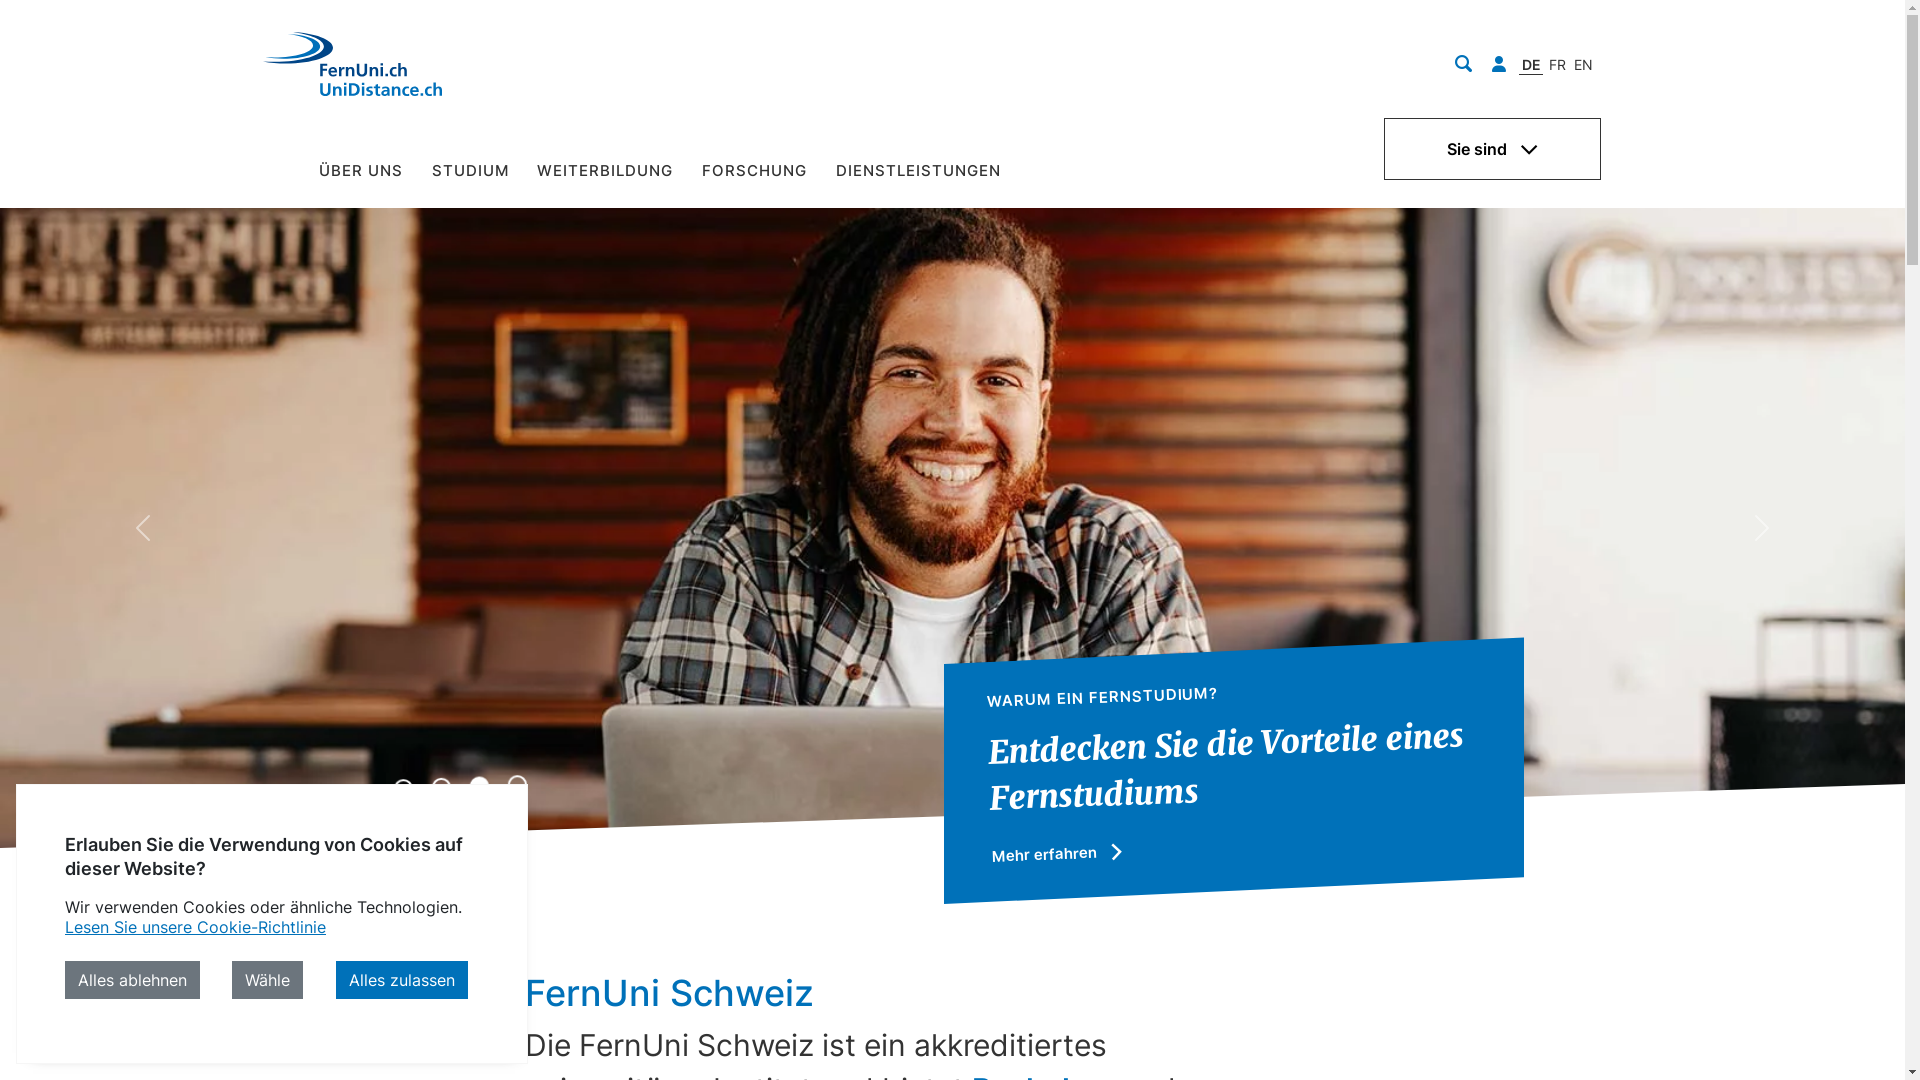 Image resolution: width=1920 pixels, height=1080 pixels. I want to click on 'Alles zulassen', so click(336, 978).